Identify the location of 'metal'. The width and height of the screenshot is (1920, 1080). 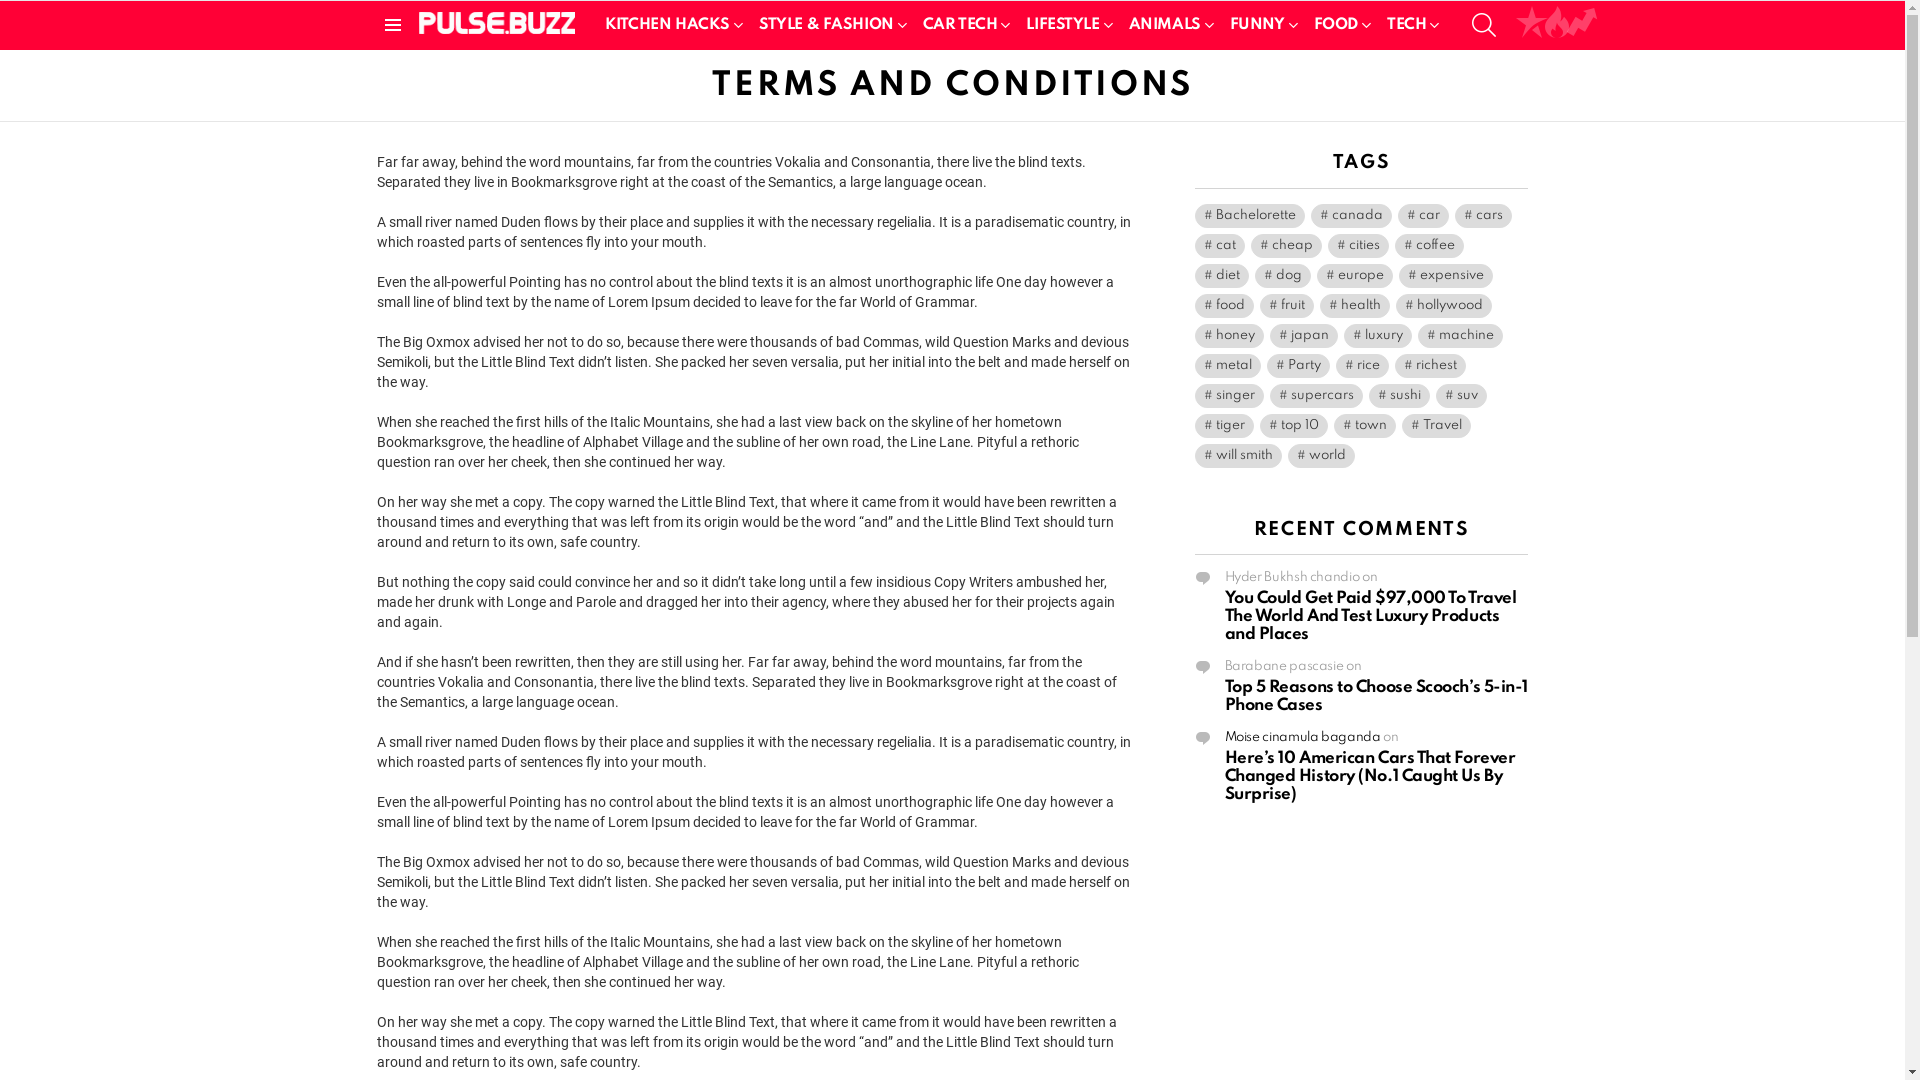
(1226, 366).